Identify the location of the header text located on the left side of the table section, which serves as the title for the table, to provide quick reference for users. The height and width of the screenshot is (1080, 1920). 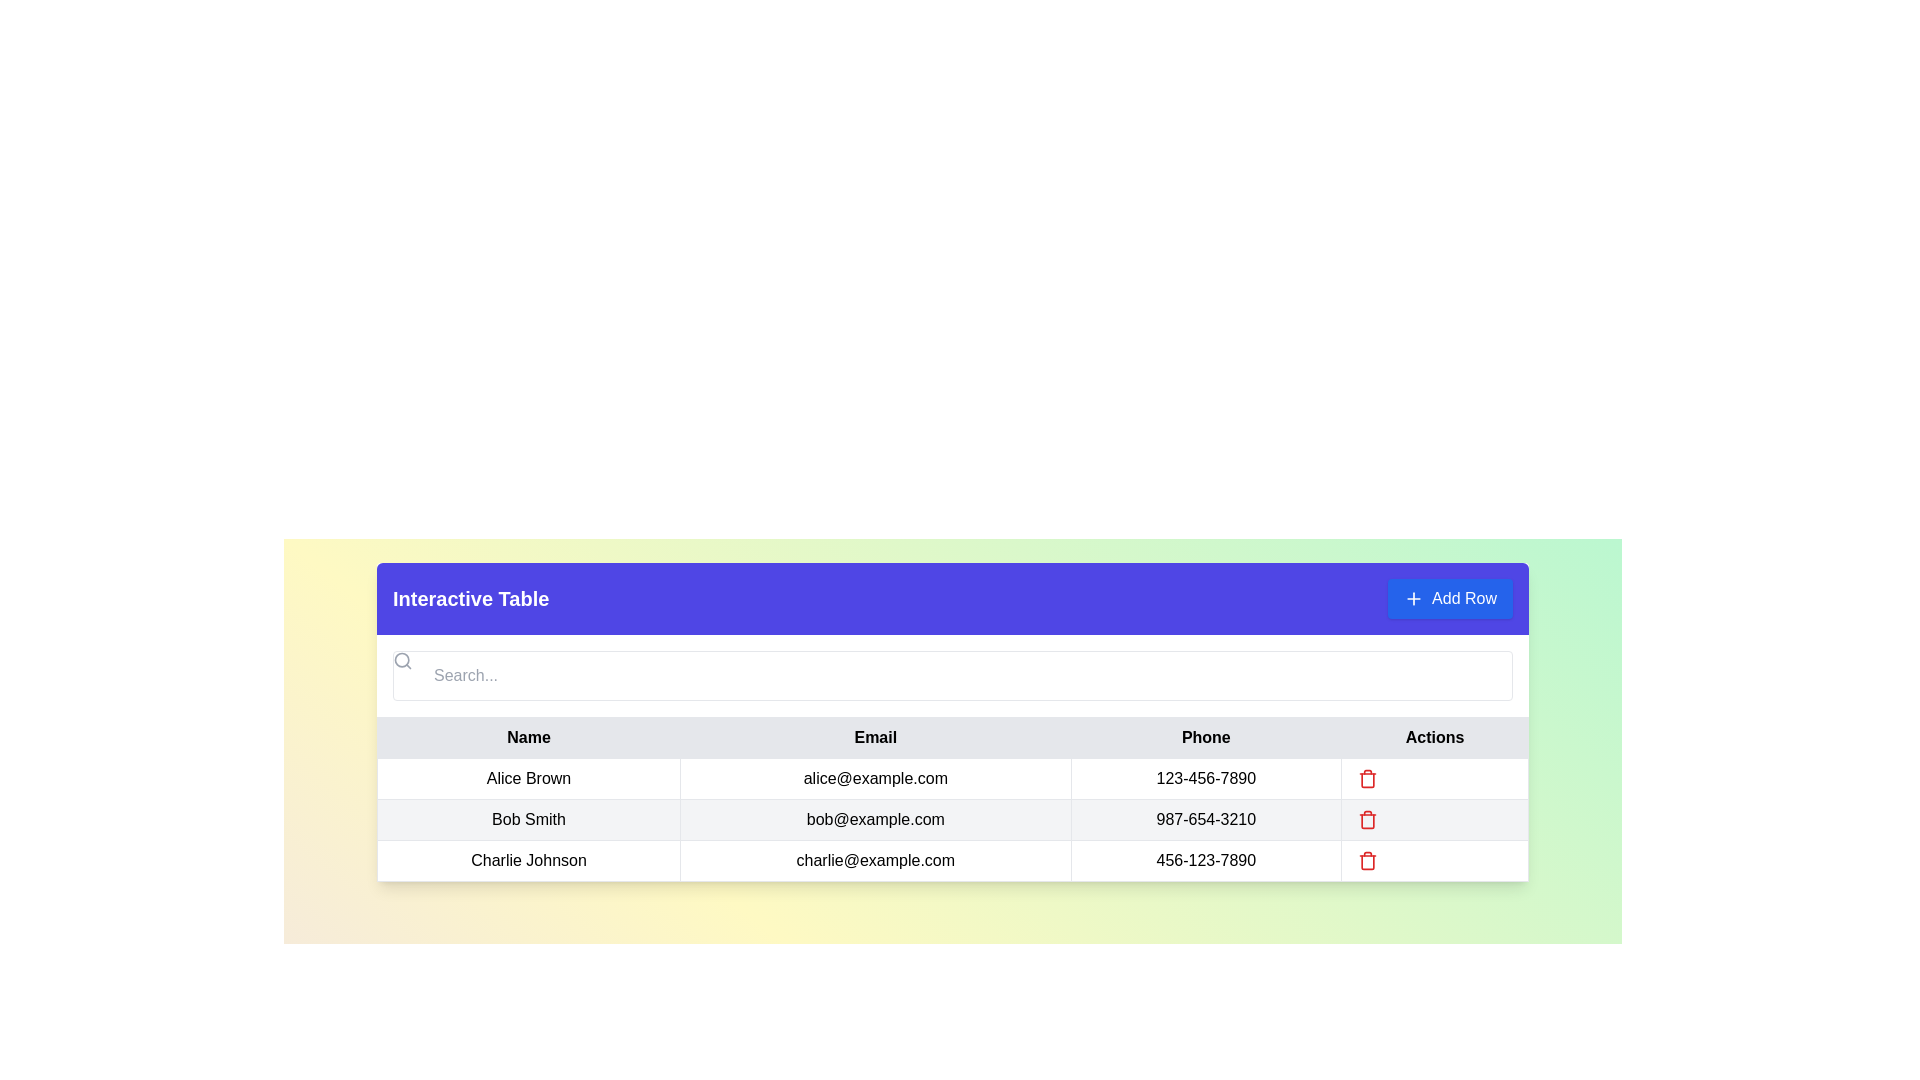
(470, 597).